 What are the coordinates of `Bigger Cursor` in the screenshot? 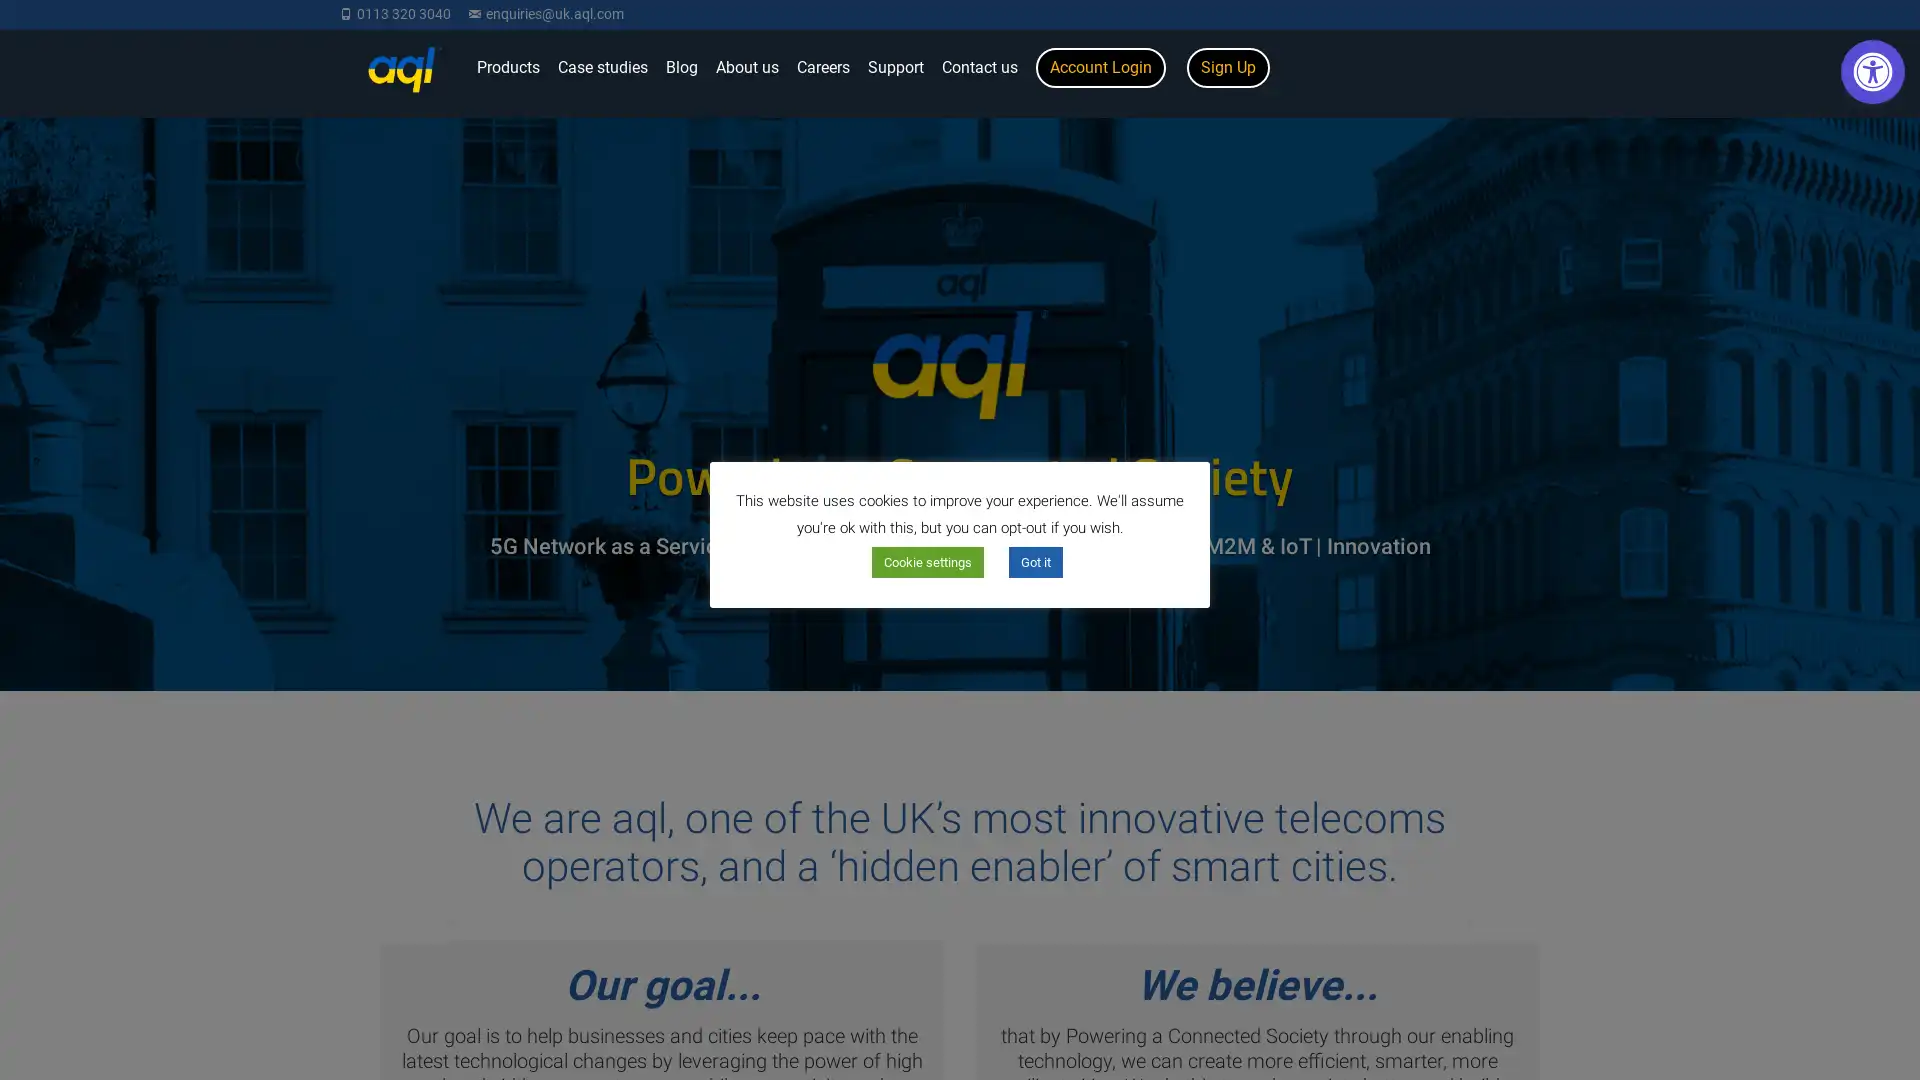 It's located at (1745, 135).